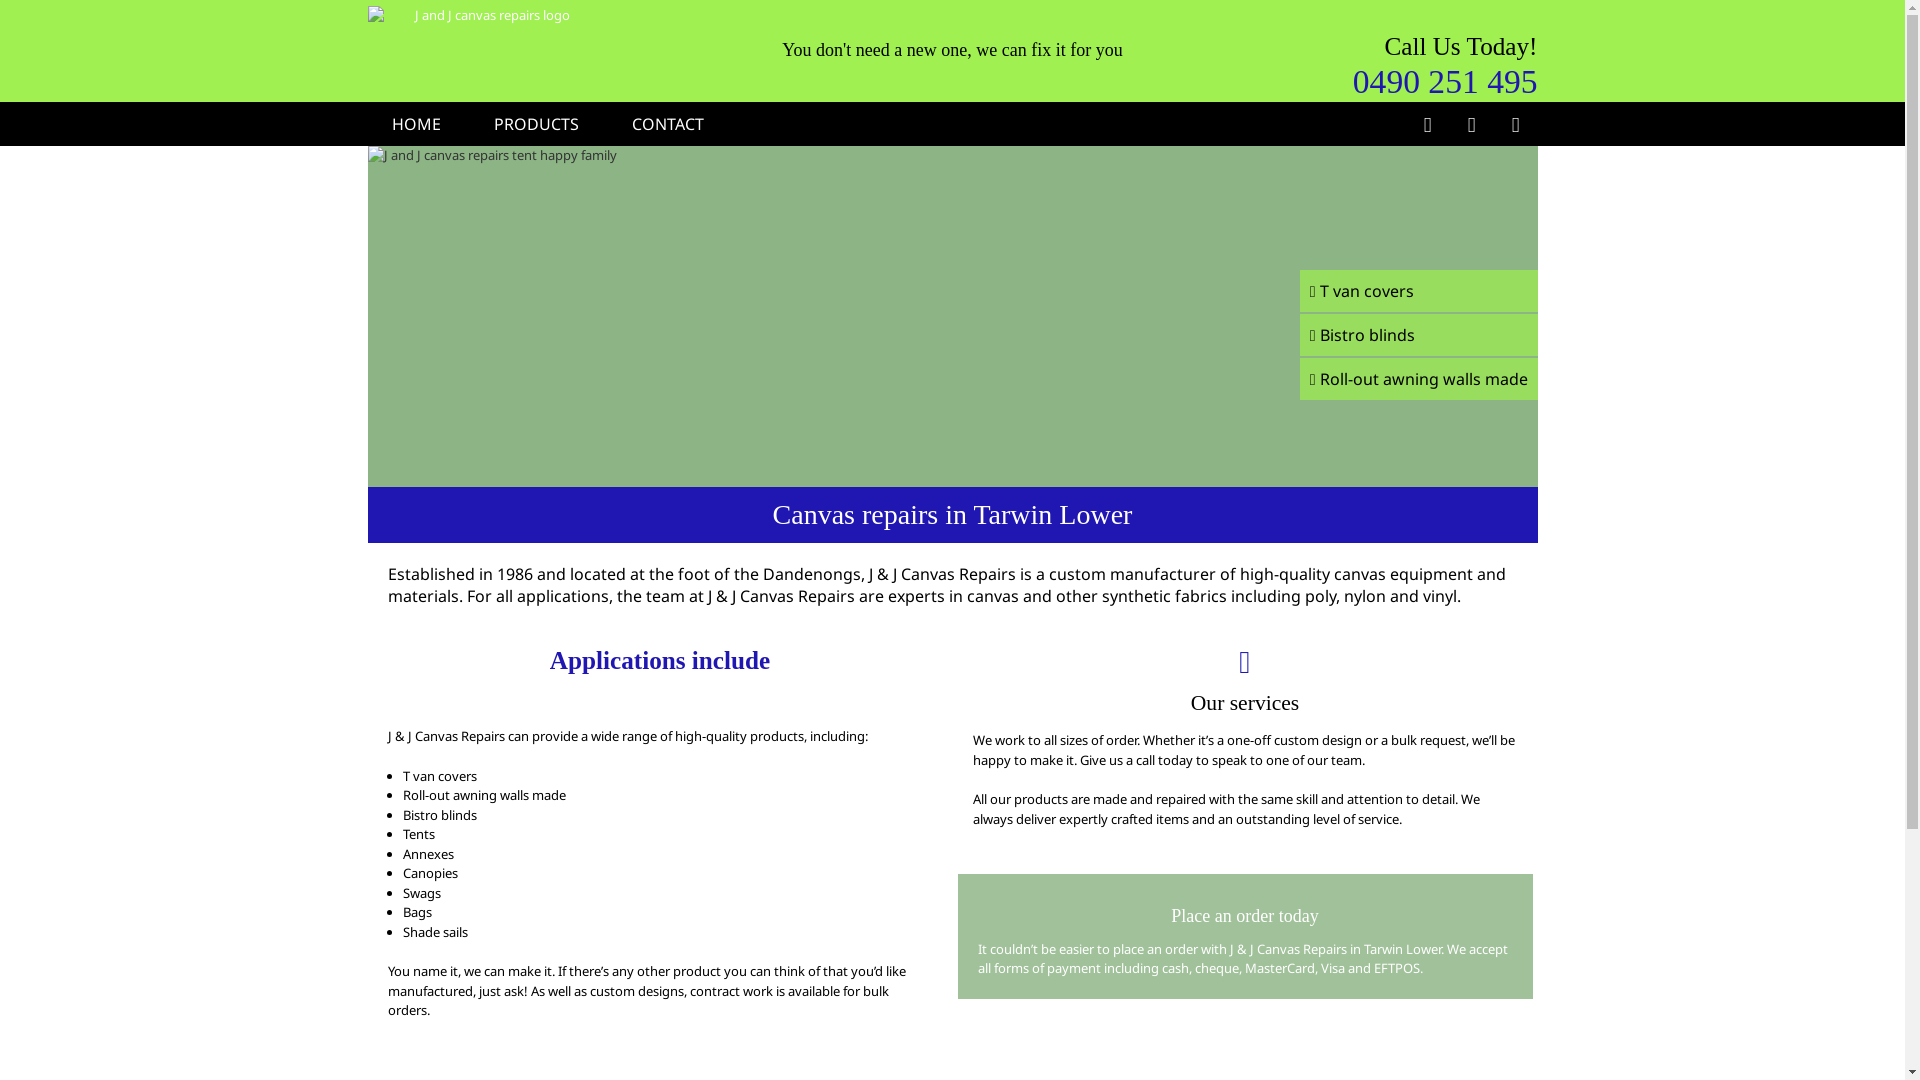  I want to click on 'PRODUCTS', so click(536, 123).